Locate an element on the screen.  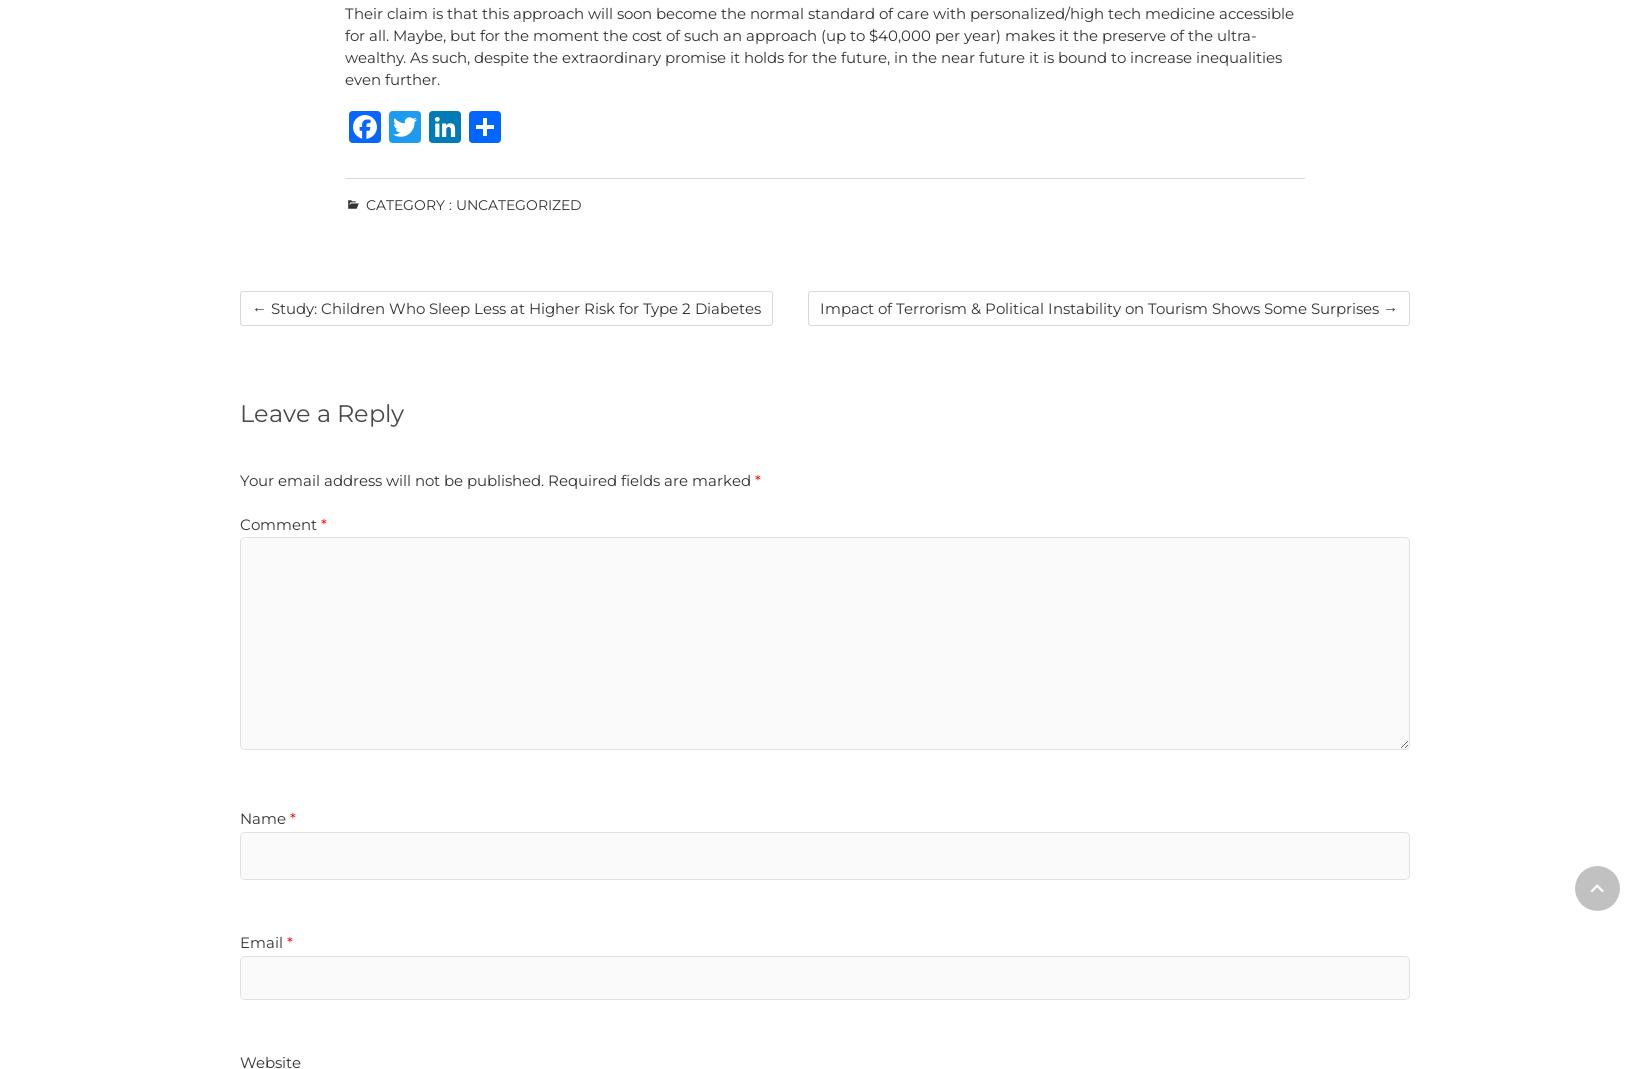
'Name' is located at coordinates (264, 817).